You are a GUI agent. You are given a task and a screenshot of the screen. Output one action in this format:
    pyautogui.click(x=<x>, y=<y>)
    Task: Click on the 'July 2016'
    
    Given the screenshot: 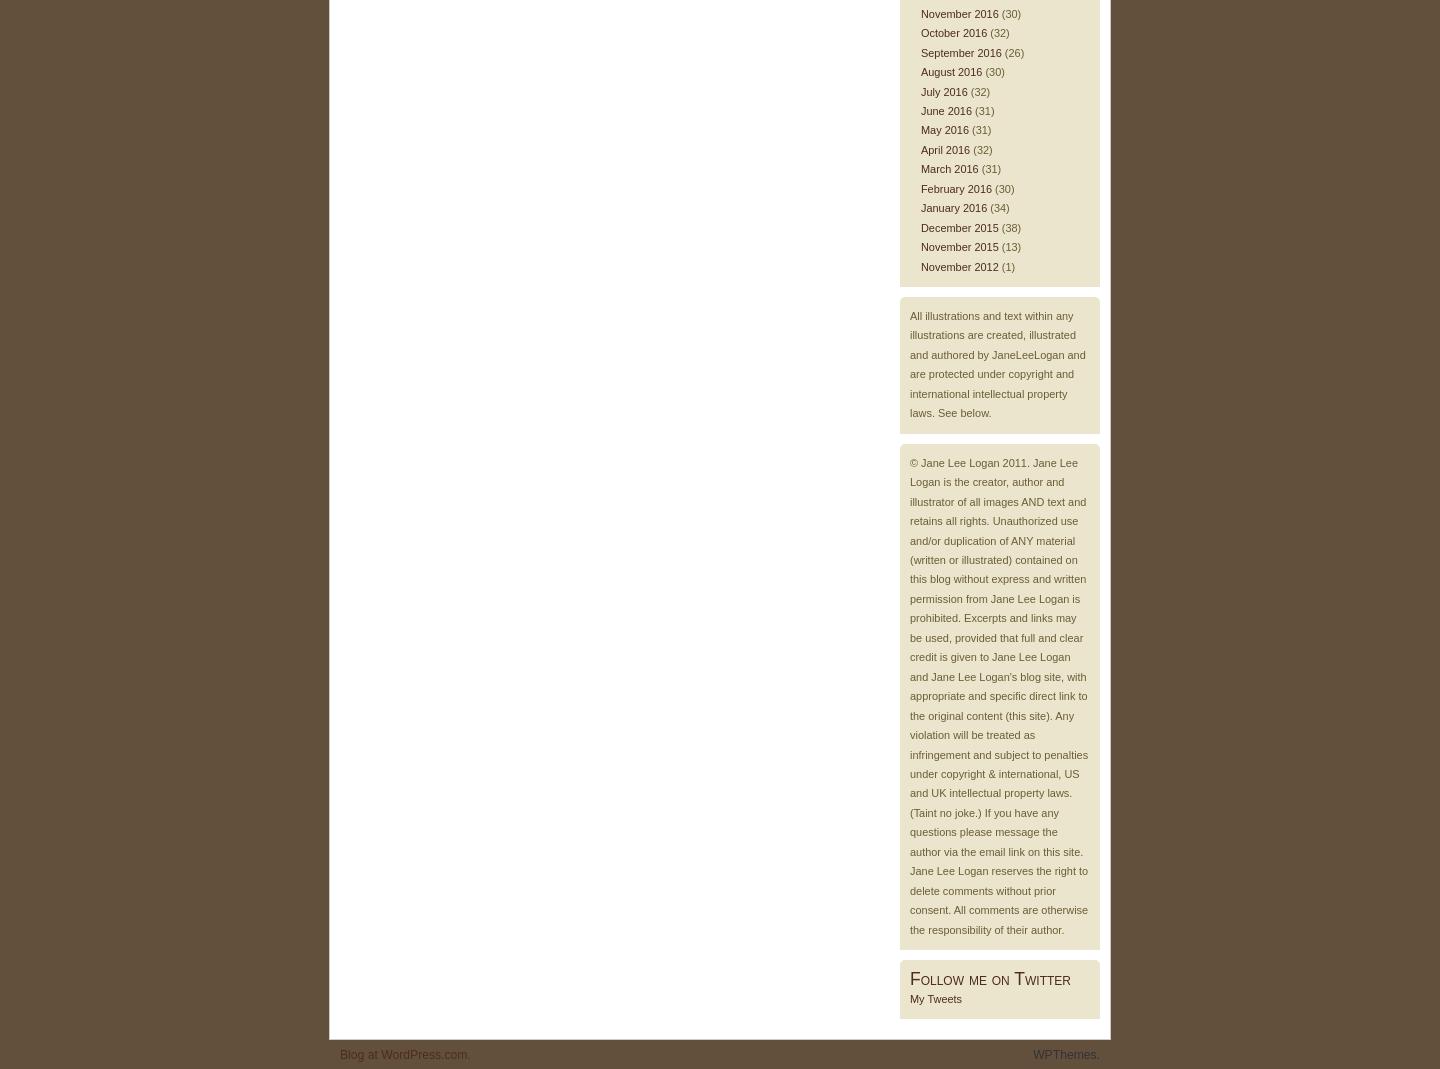 What is the action you would take?
    pyautogui.click(x=943, y=89)
    